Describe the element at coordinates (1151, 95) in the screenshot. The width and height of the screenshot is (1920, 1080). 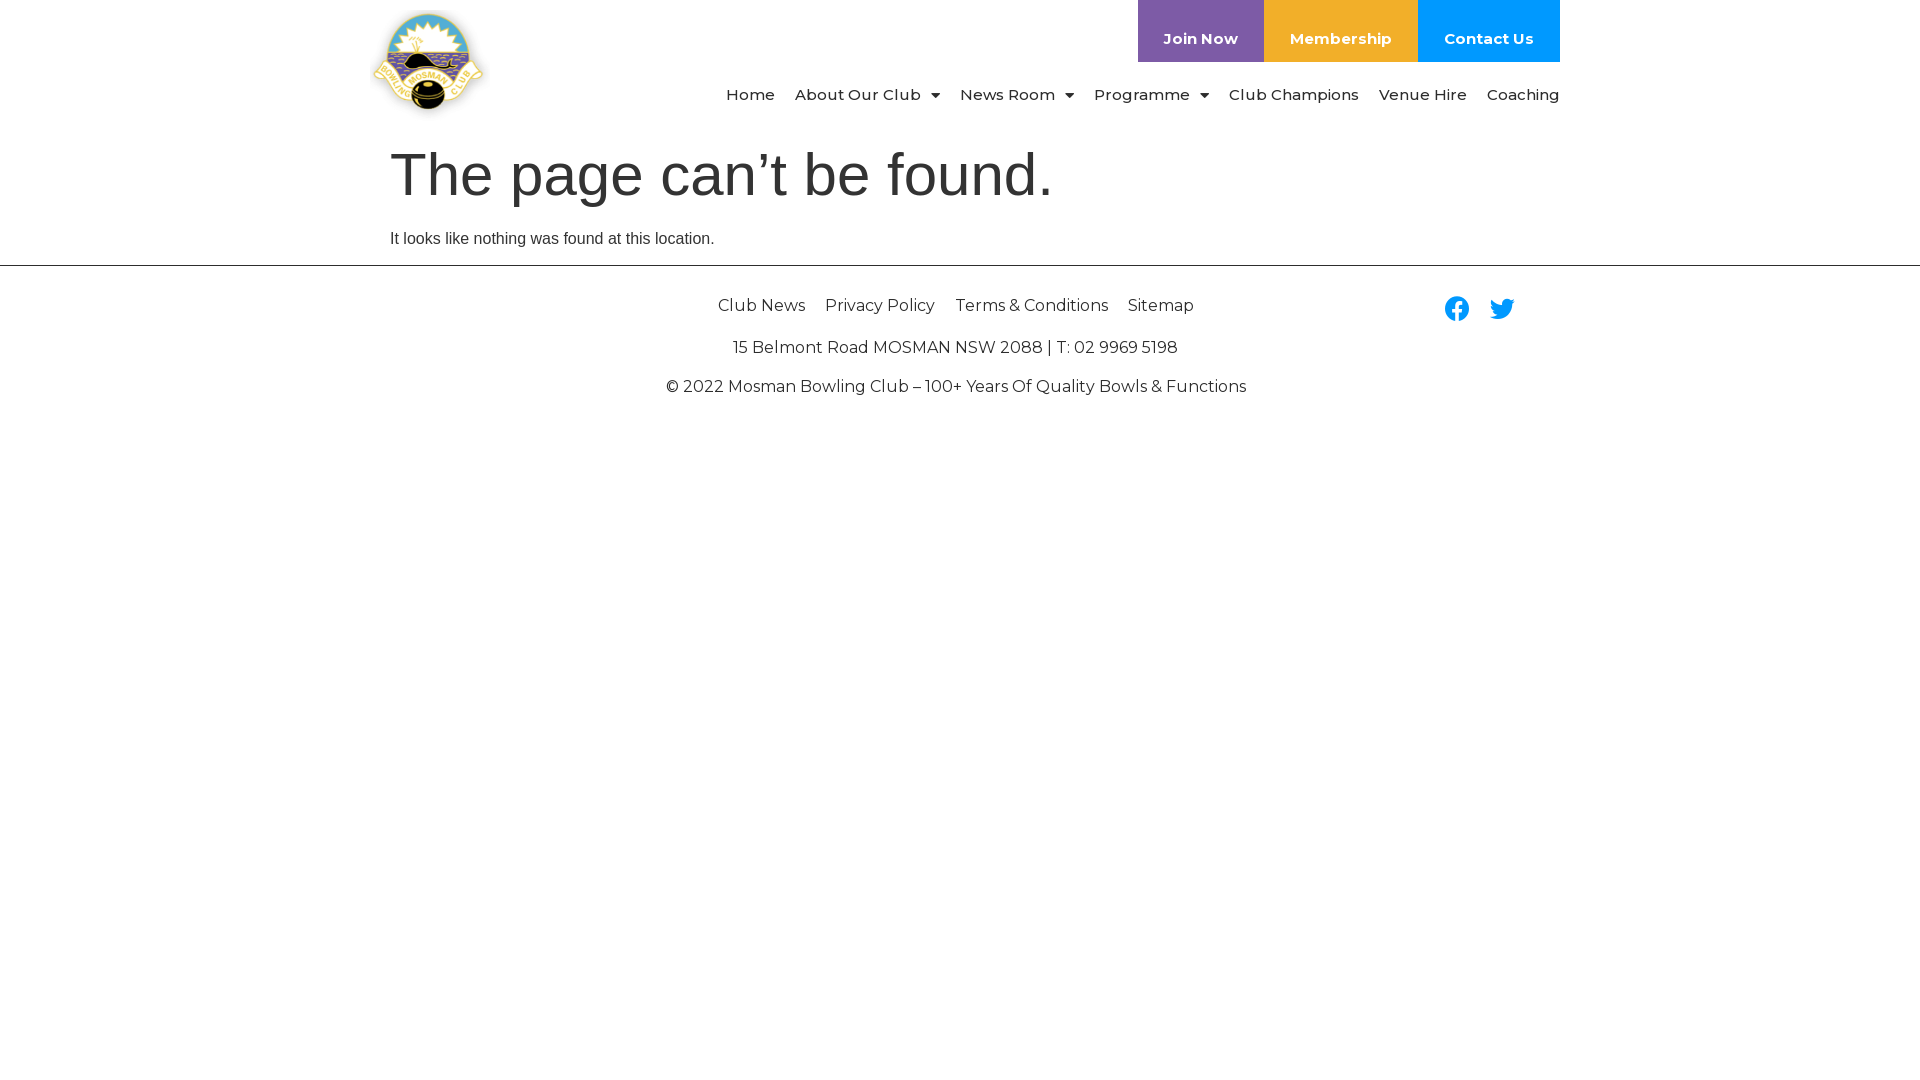
I see `'Programme'` at that location.